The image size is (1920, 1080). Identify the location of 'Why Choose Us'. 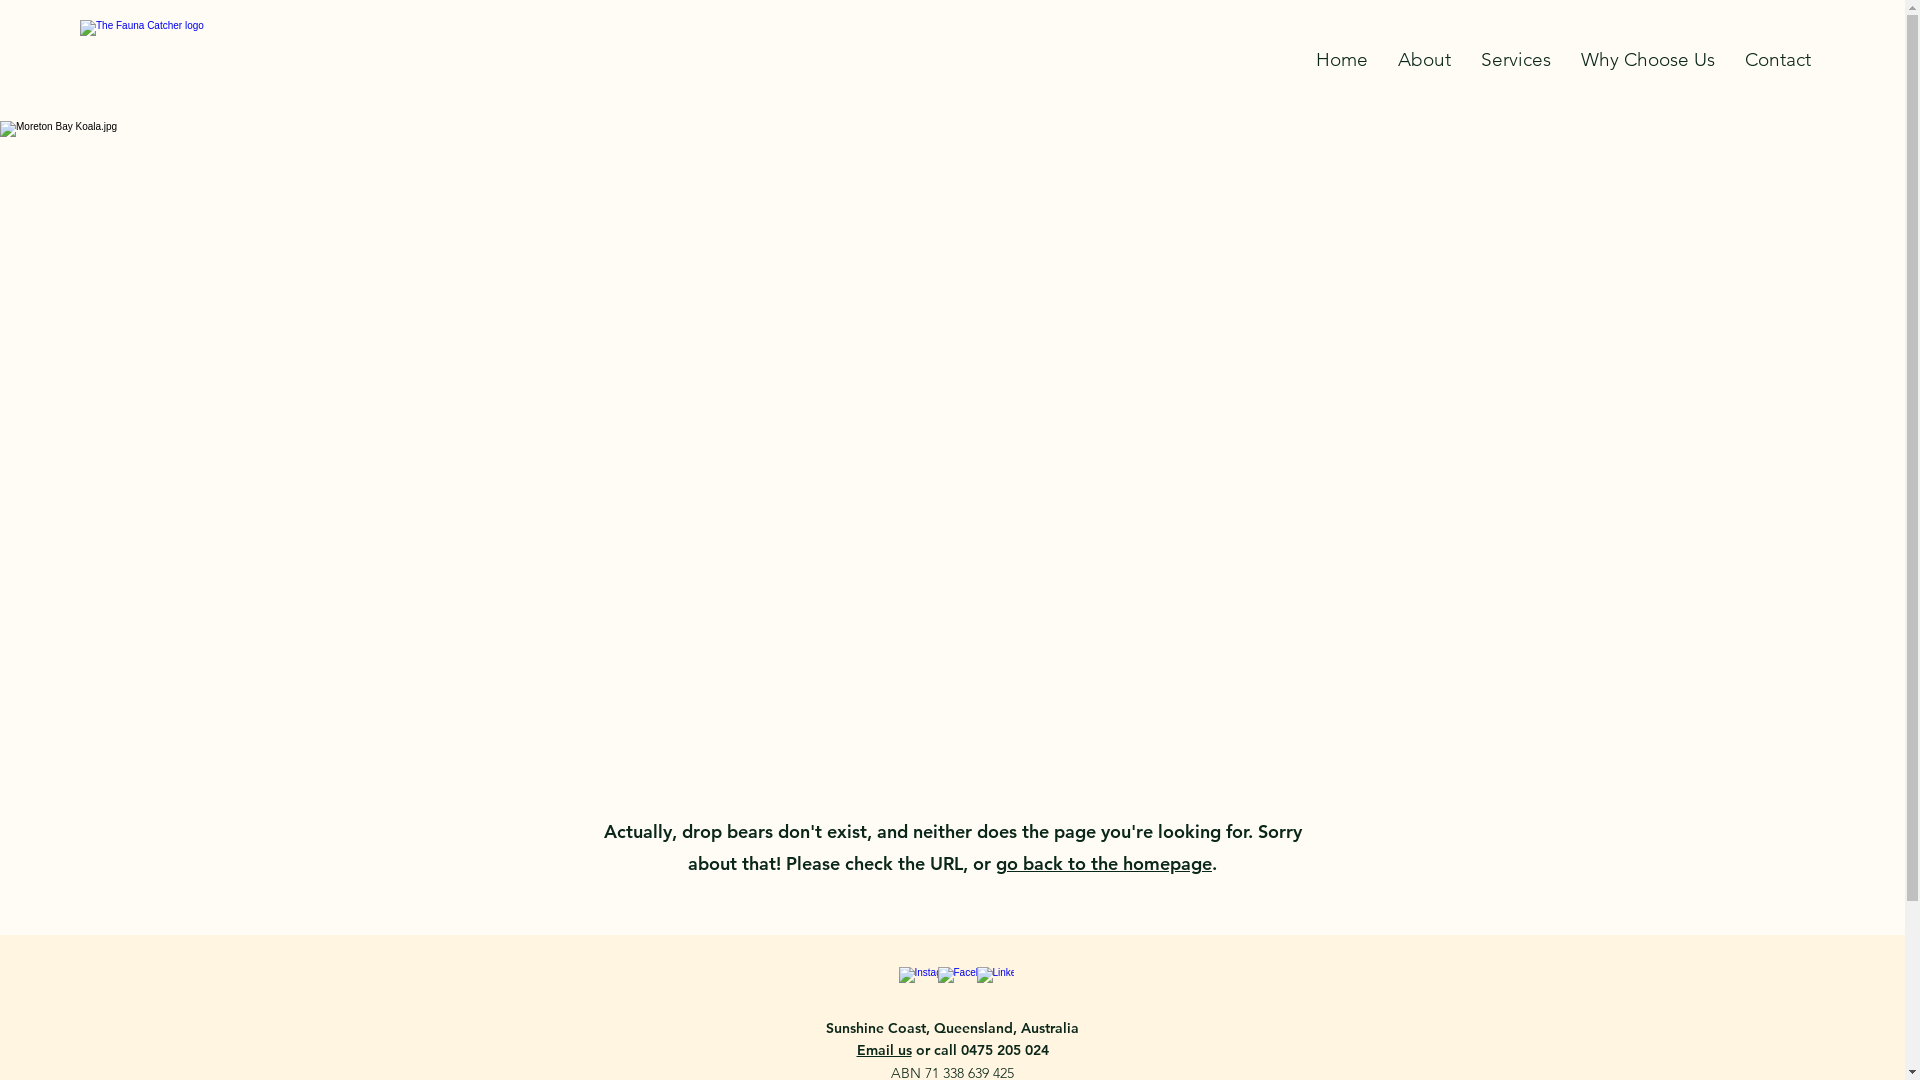
(1564, 59).